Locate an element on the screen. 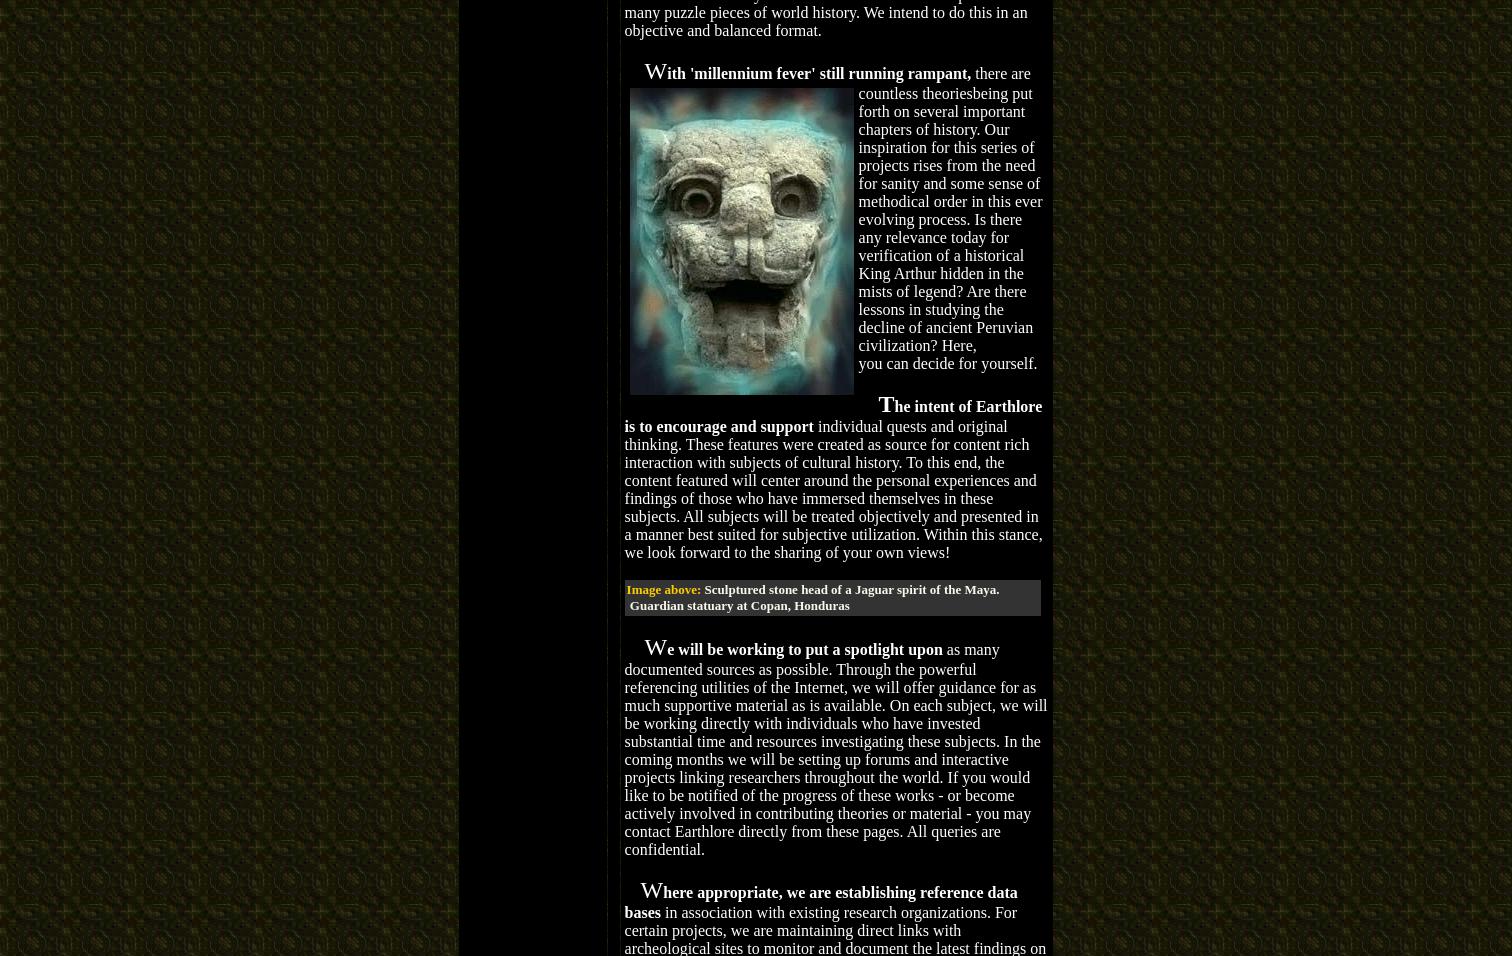 Image resolution: width=1512 pixels, height=956 pixels. 'e 
        will be working to put a spotlight upon' is located at coordinates (804, 648).